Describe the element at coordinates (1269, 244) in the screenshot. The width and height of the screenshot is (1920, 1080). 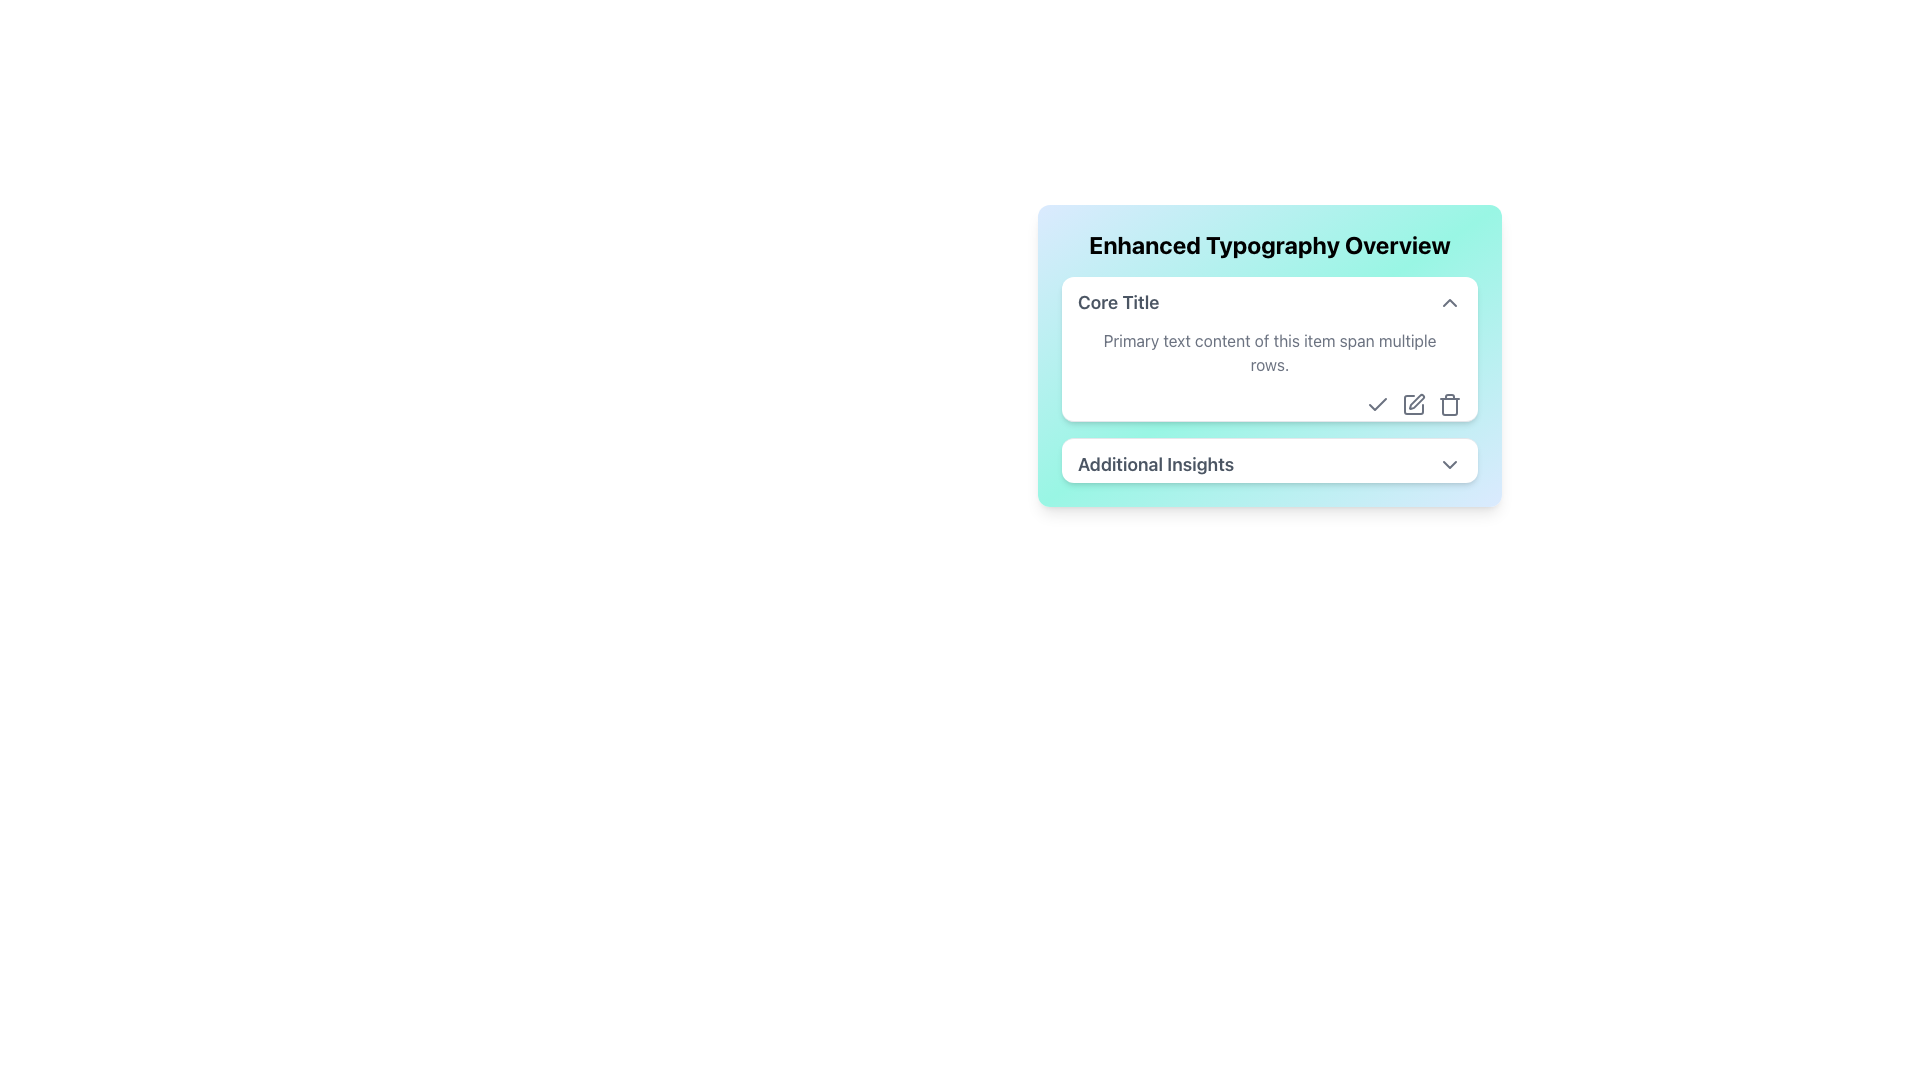
I see `title text of the card, which is positioned at the top and serves as a prominent overview of the card's content` at that location.